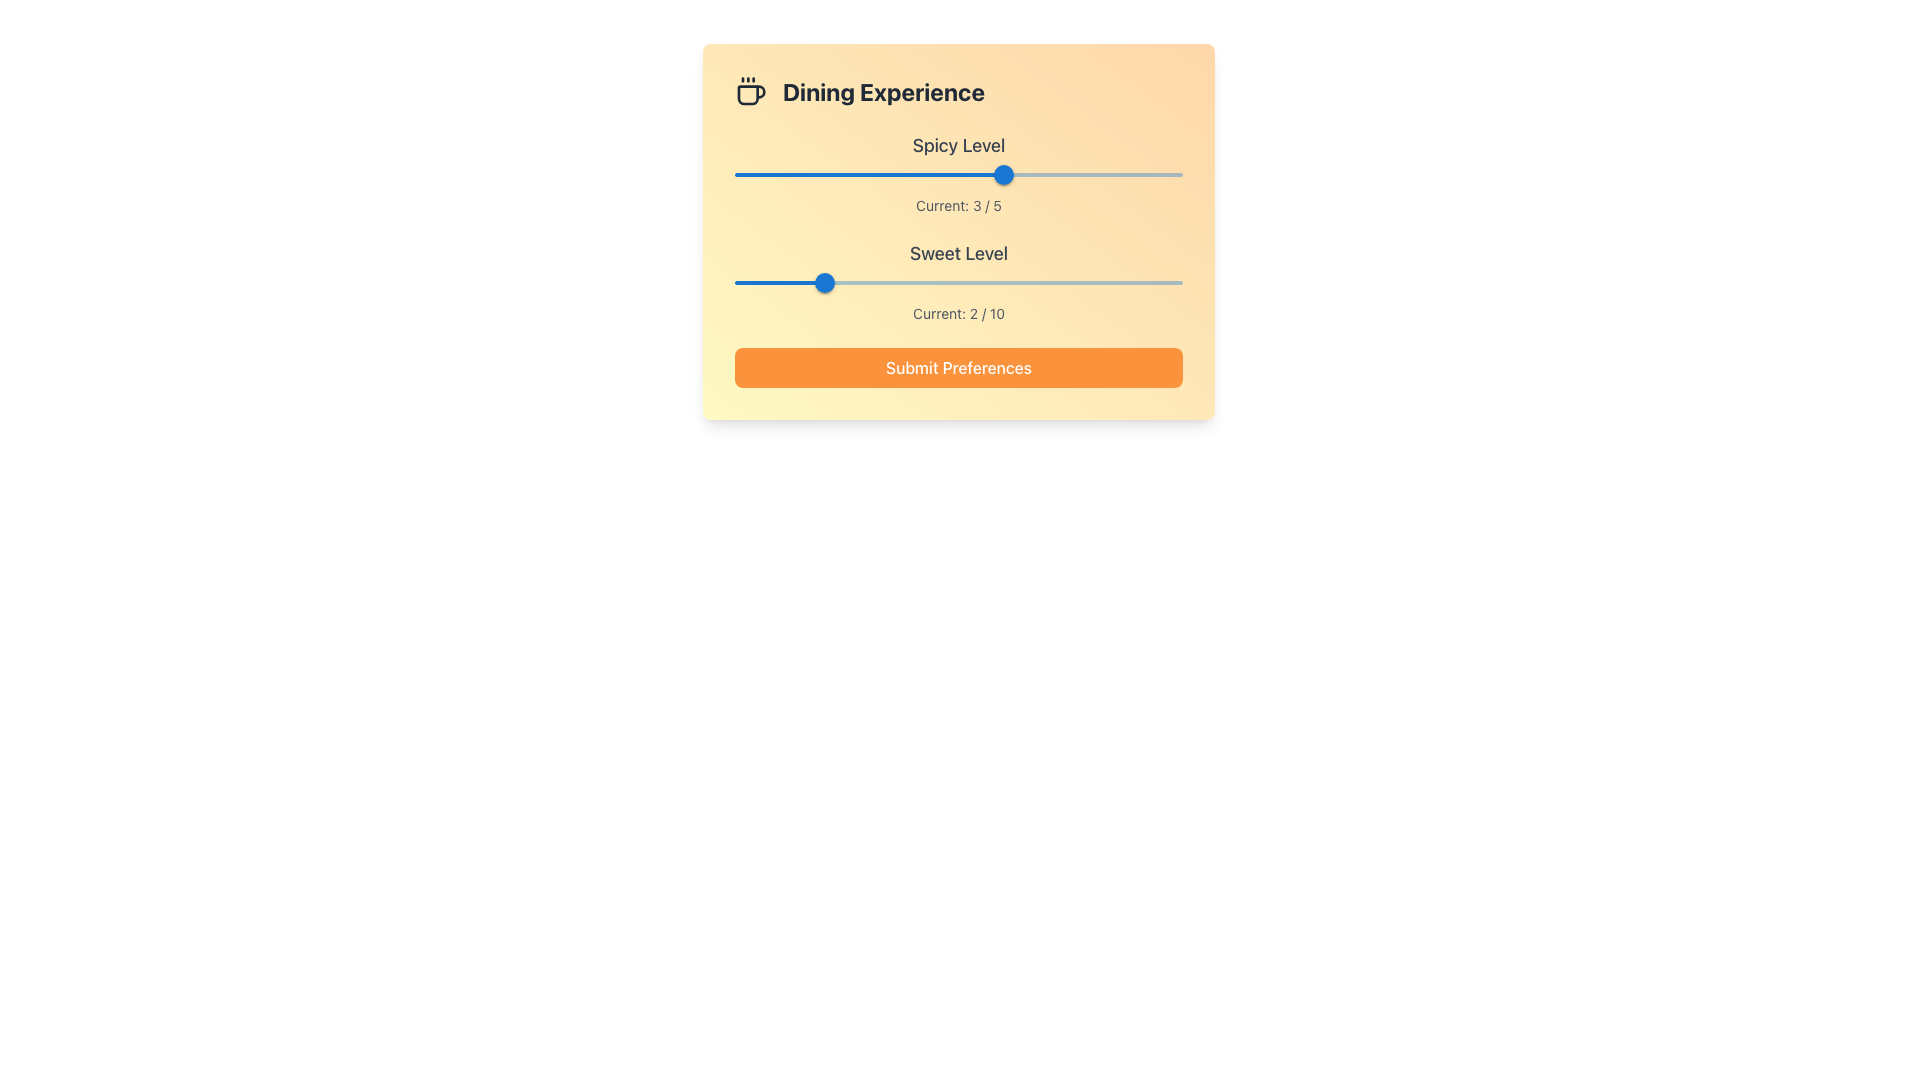 This screenshot has height=1080, width=1920. Describe the element at coordinates (958, 173) in the screenshot. I see `the thumb of the slider located in the 'Spicy Level' section of the 'Dining Experience' panel` at that location.